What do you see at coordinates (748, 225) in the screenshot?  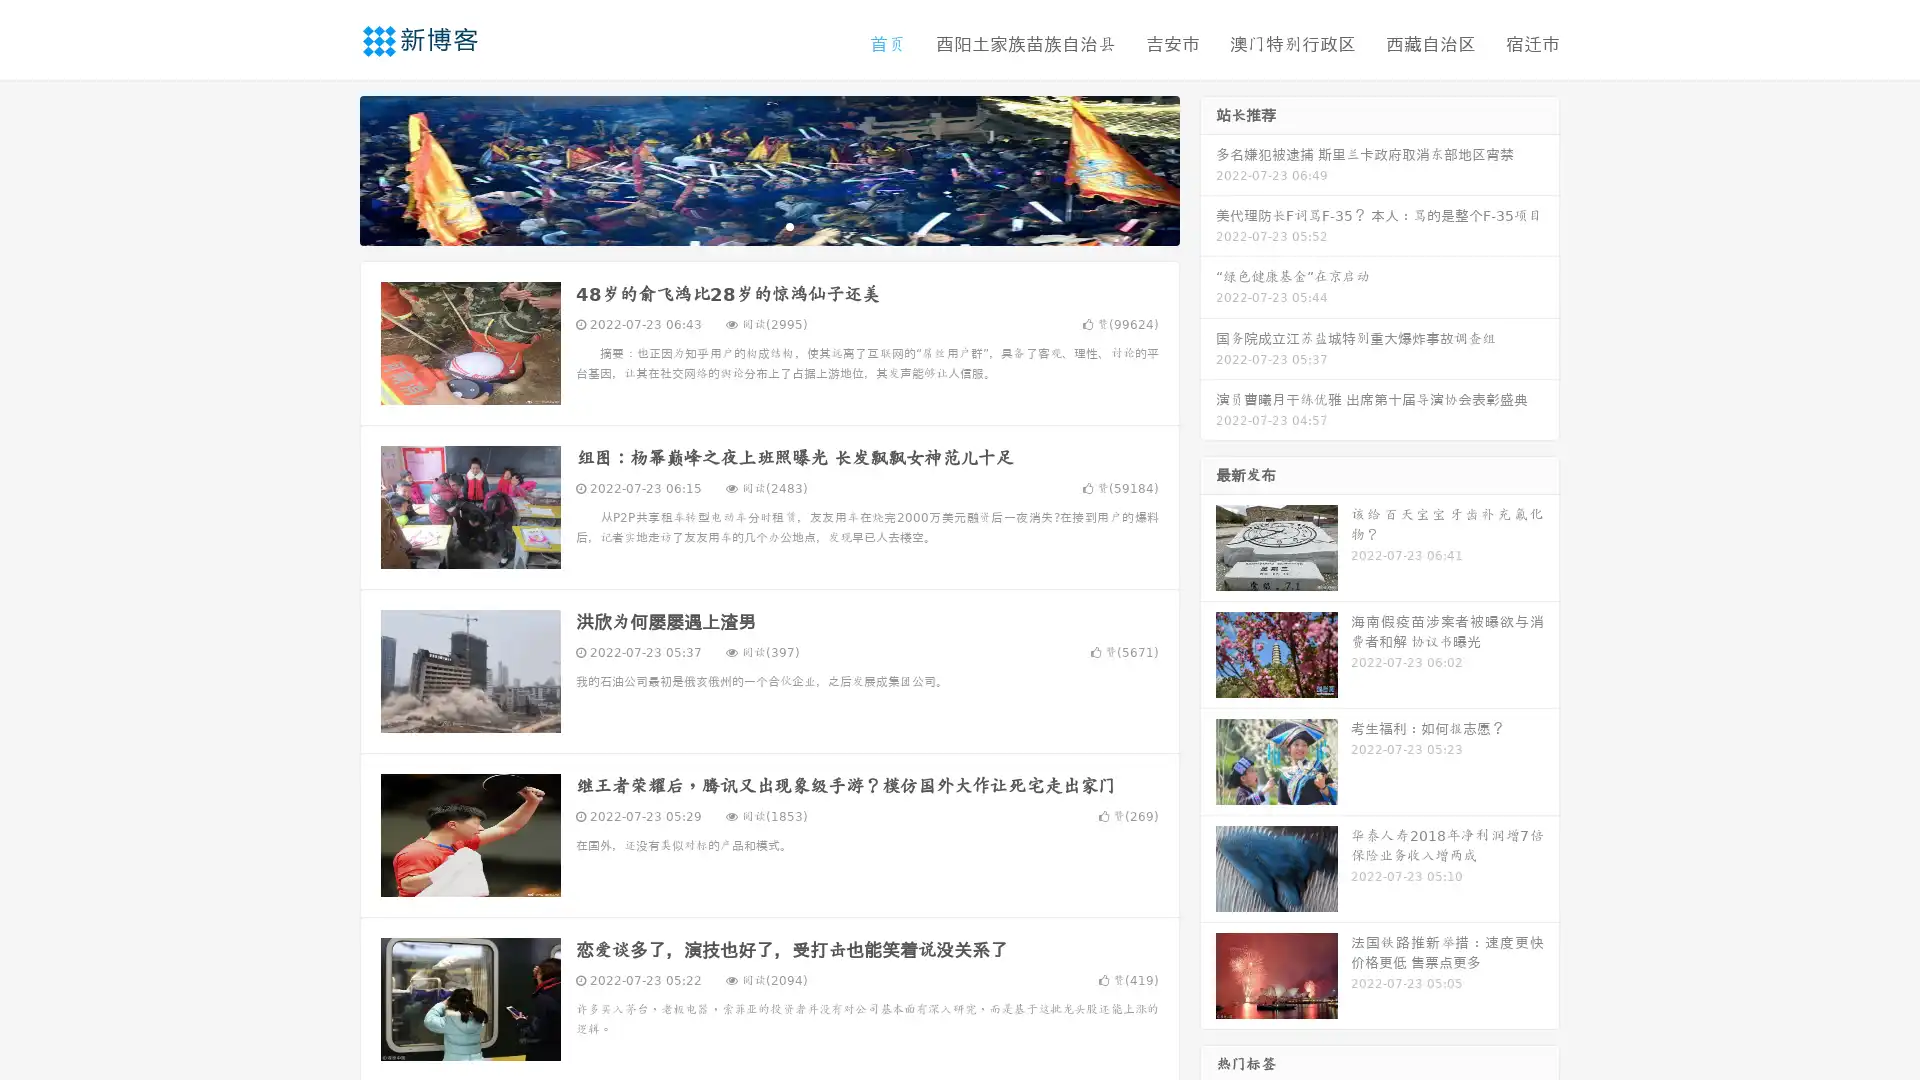 I see `Go to slide 1` at bounding box center [748, 225].